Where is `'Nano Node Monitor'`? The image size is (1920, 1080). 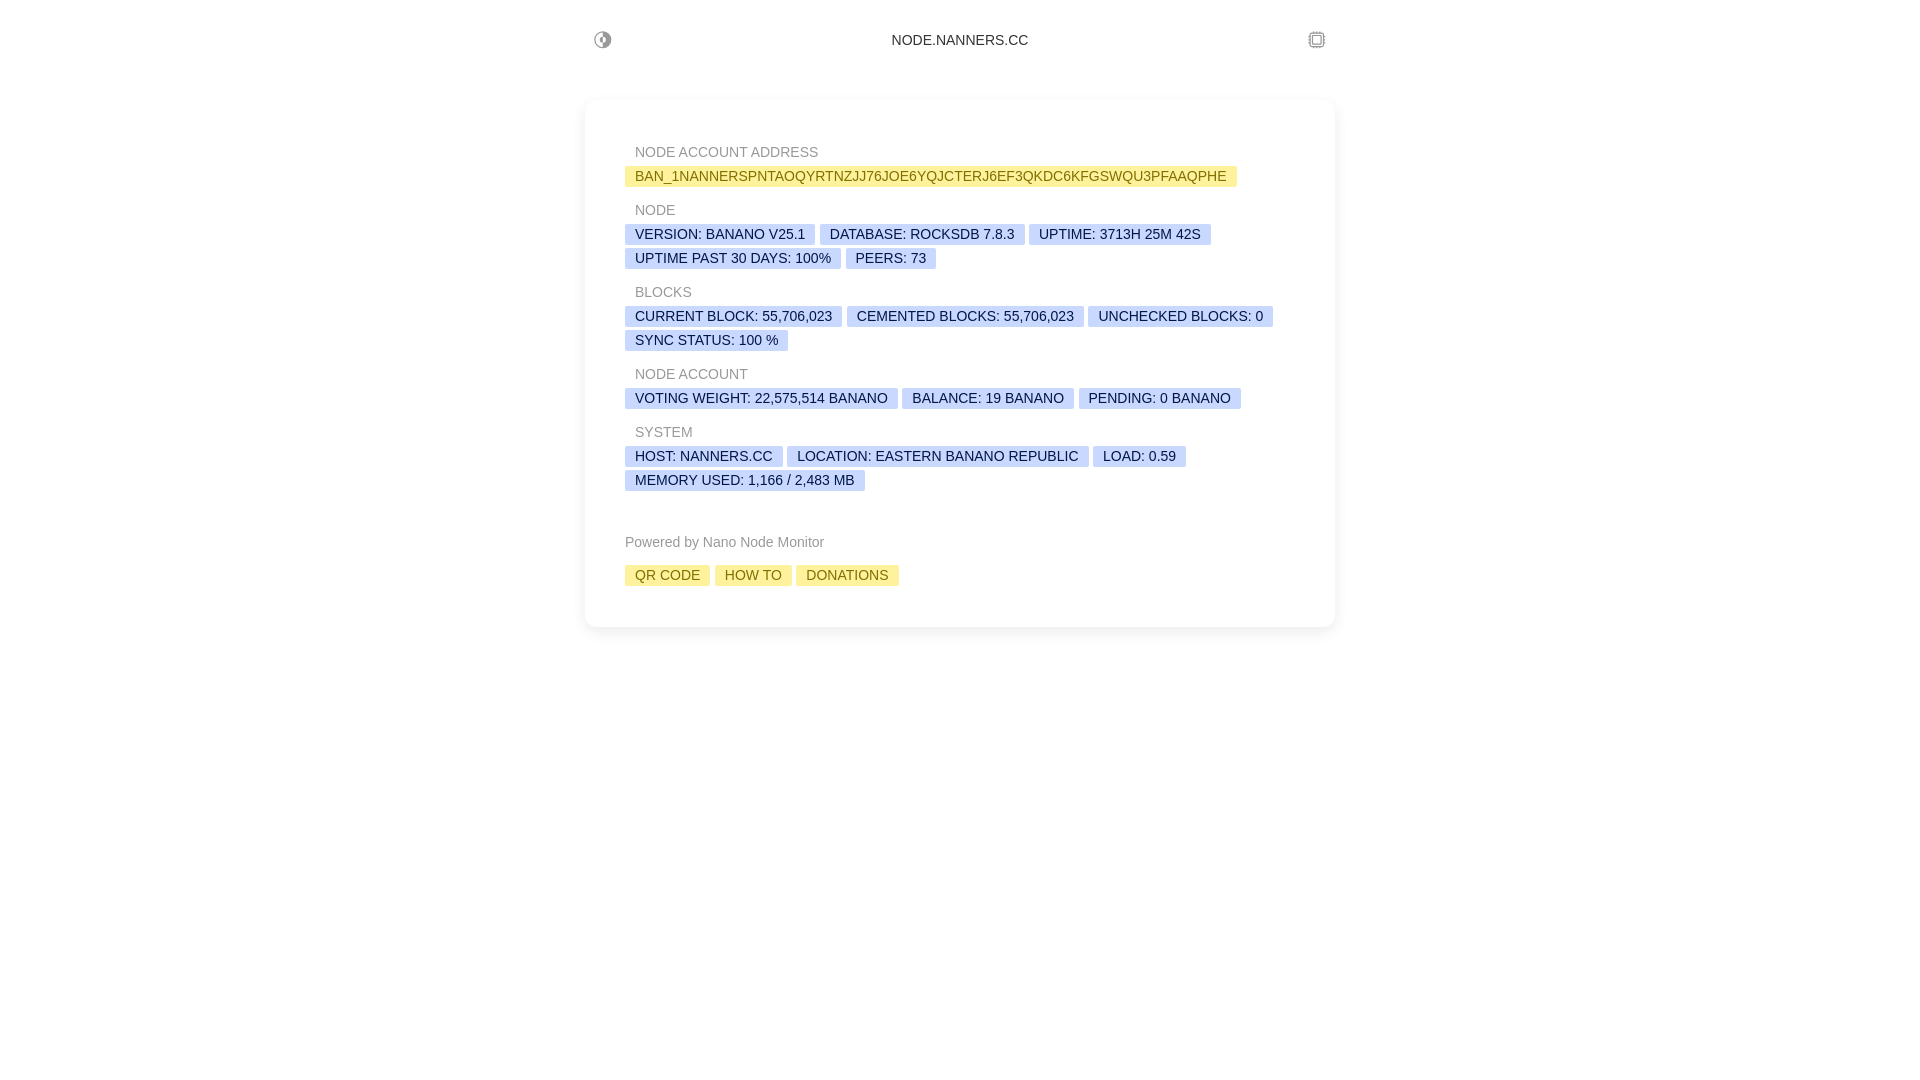
'Nano Node Monitor' is located at coordinates (762, 542).